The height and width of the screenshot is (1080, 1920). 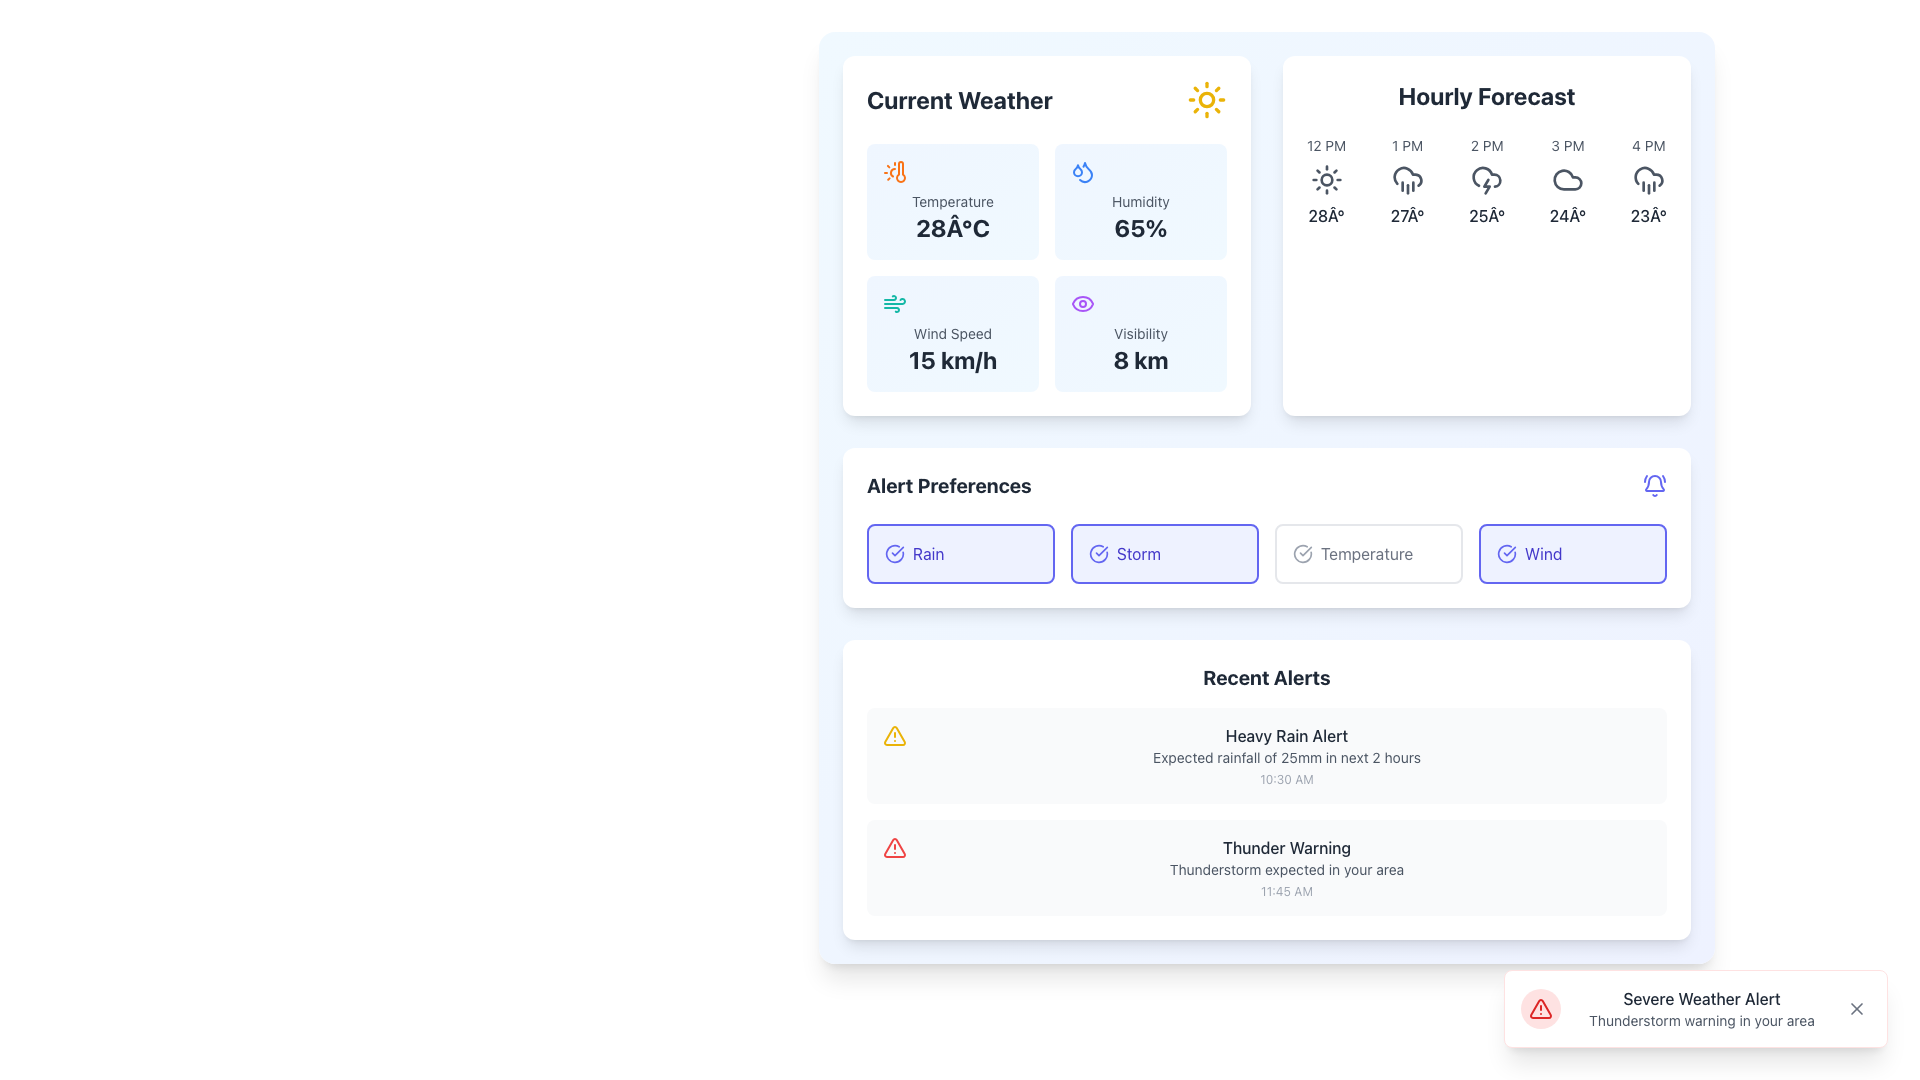 What do you see at coordinates (1286, 890) in the screenshot?
I see `the Static Text displaying the timestamp '11:45 AM' for the 'Thunder Warning' alert located in the 'Recent Alerts' section` at bounding box center [1286, 890].